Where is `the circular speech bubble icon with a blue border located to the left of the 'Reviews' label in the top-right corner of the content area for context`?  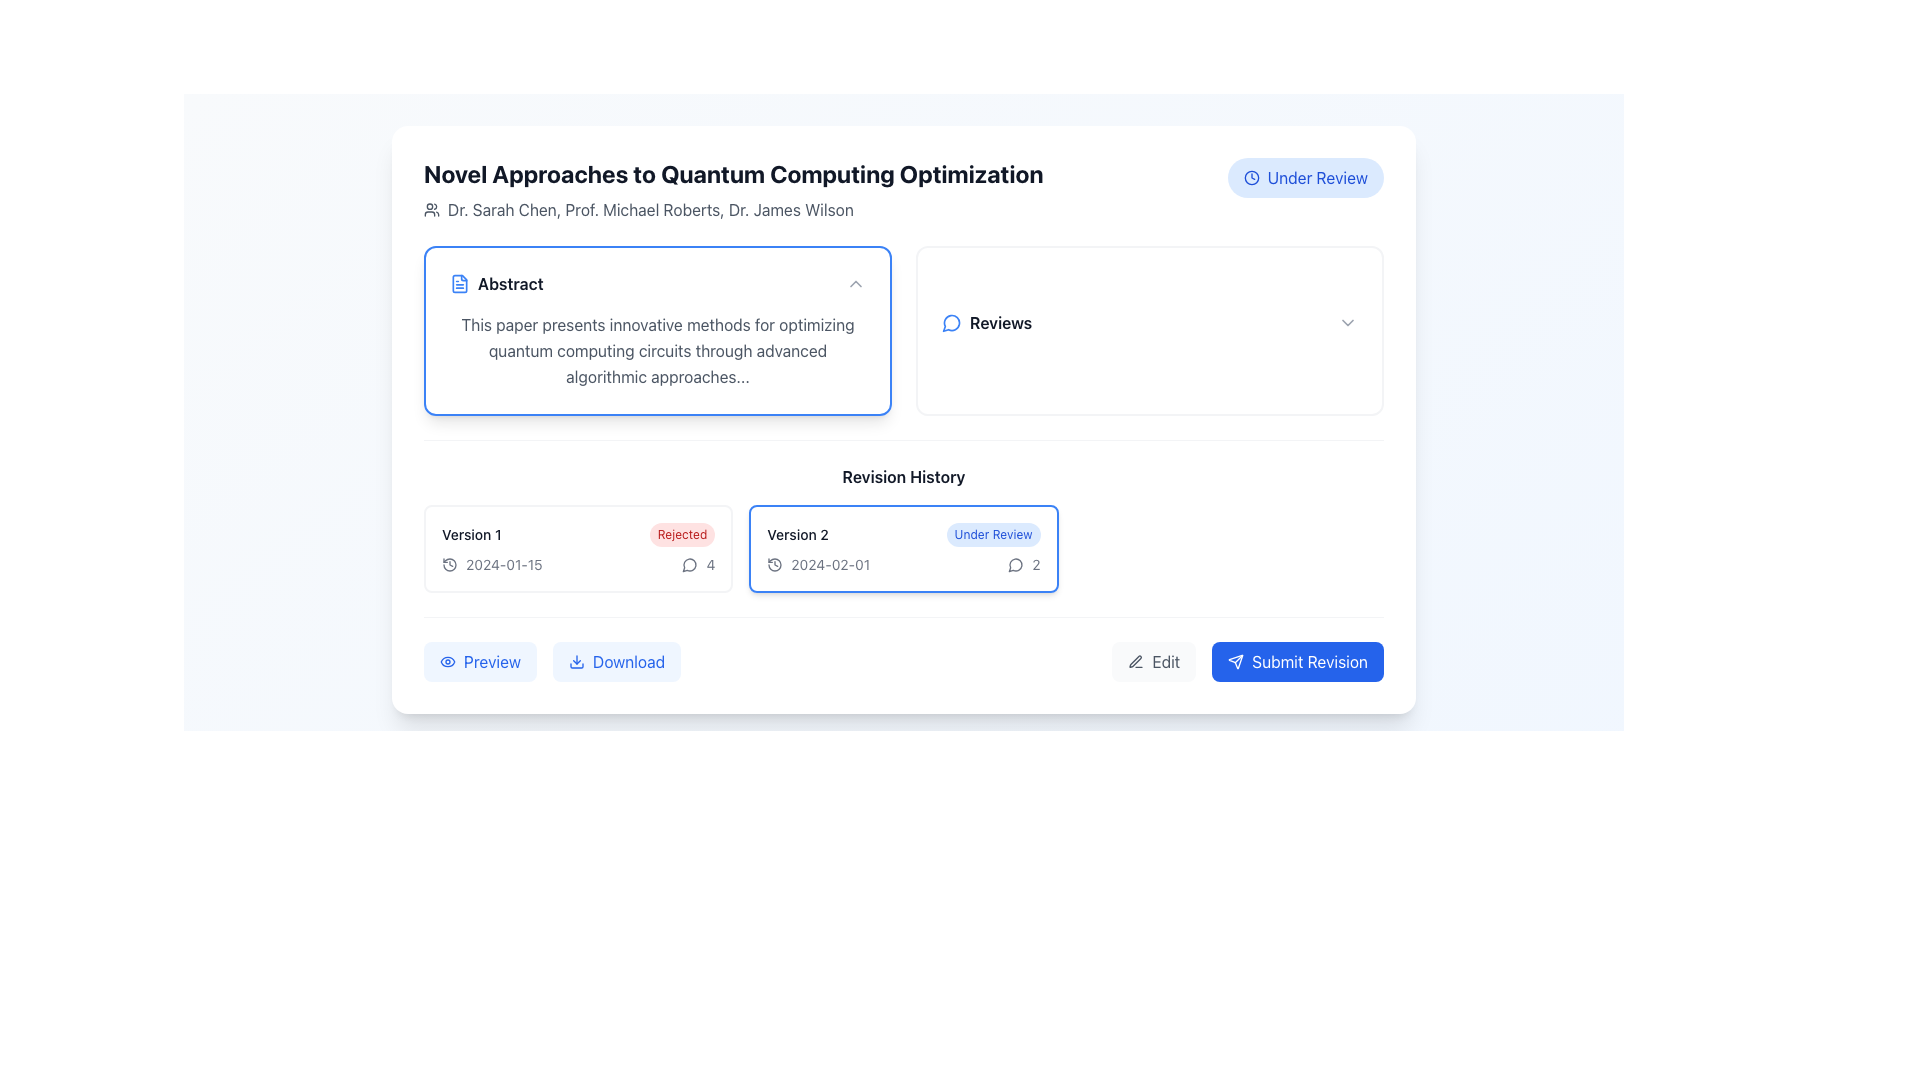 the circular speech bubble icon with a blue border located to the left of the 'Reviews' label in the top-right corner of the content area for context is located at coordinates (950, 322).